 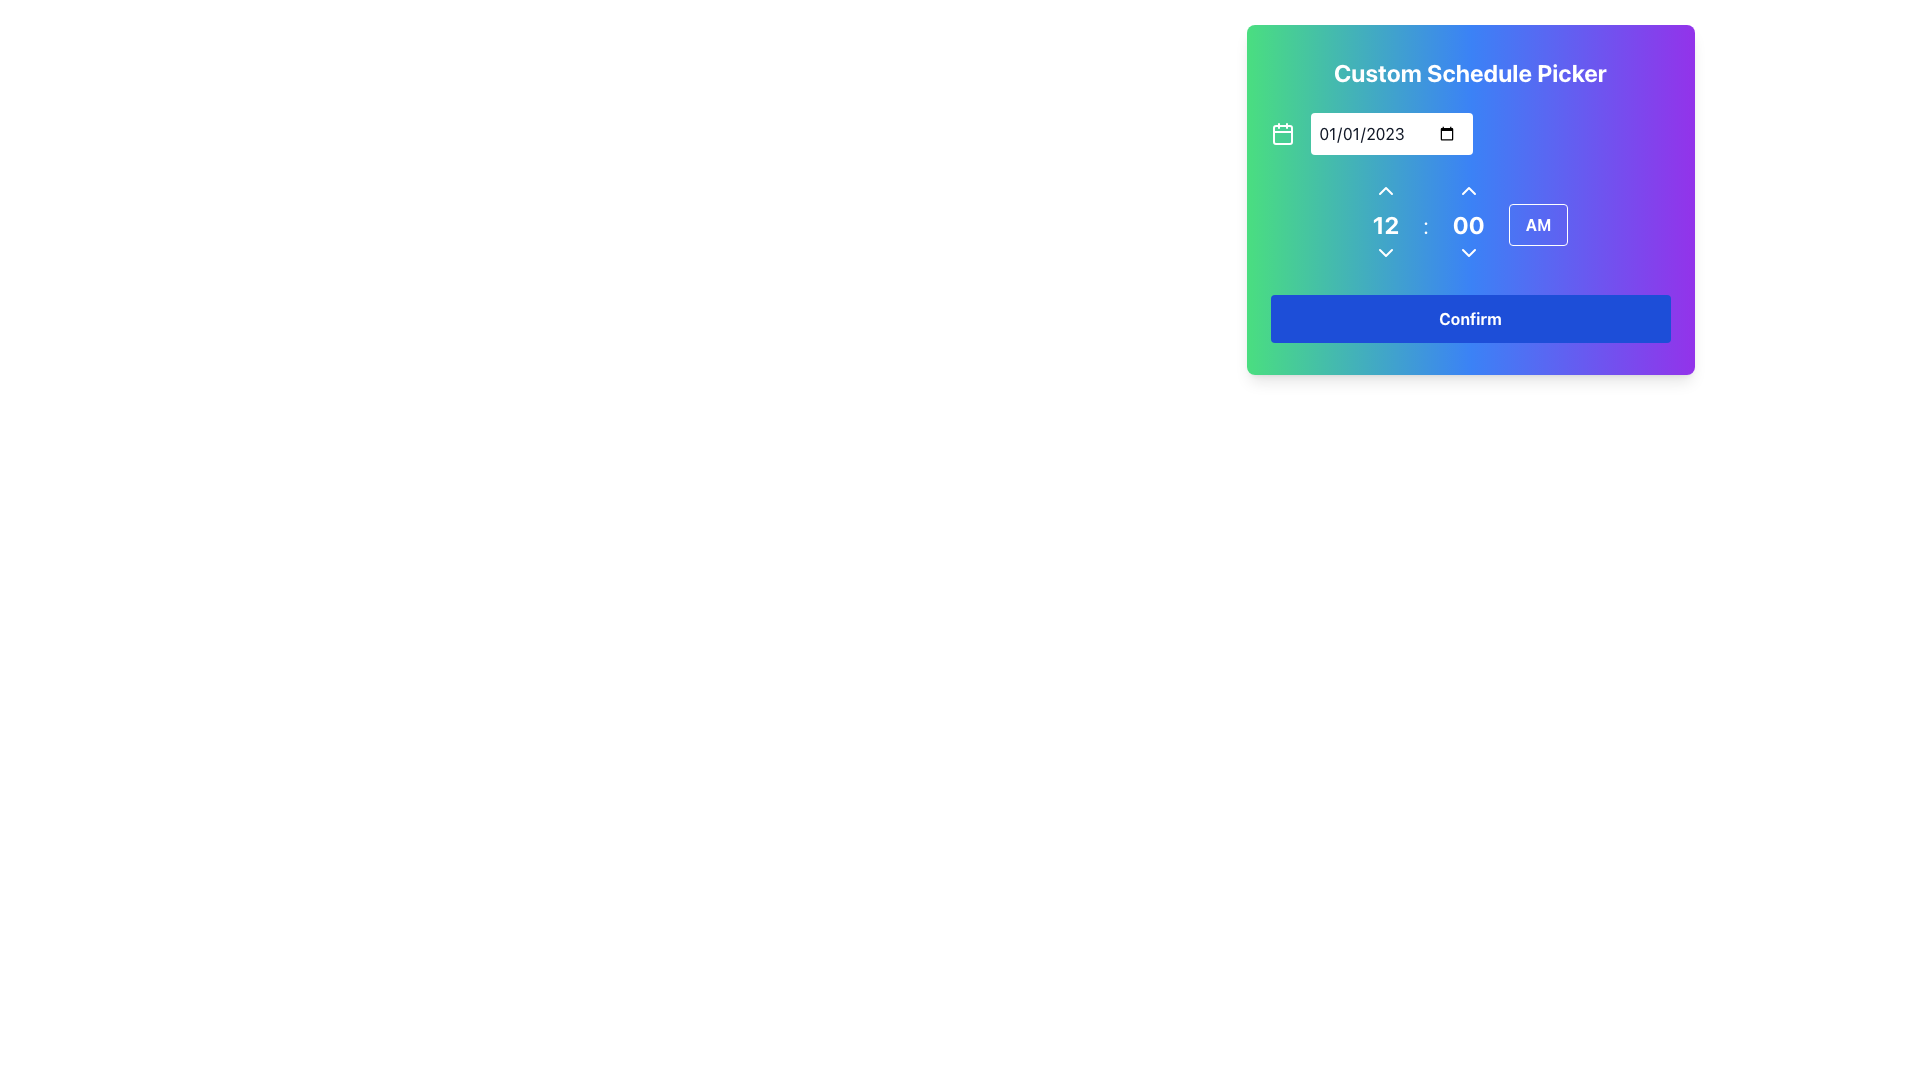 I want to click on the calendar icon in the Date Selector, so click(x=1470, y=134).